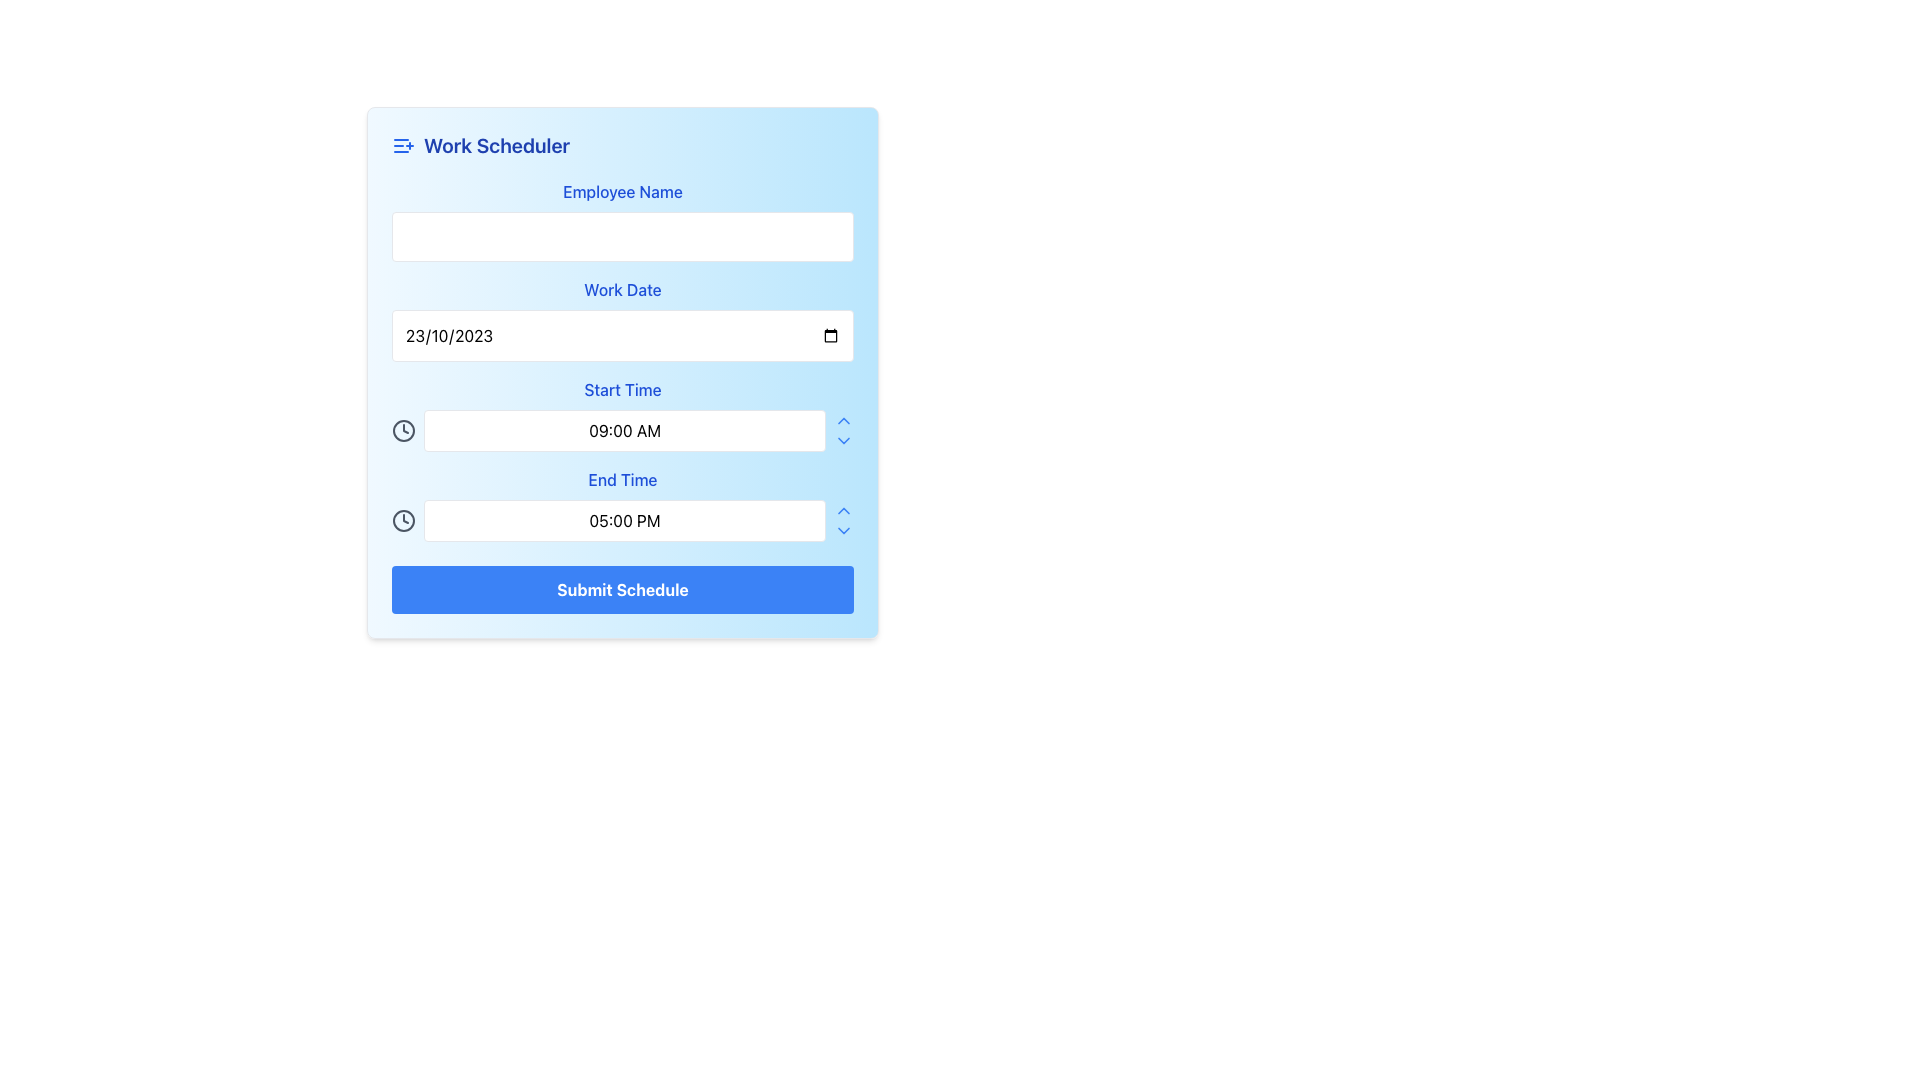 The height and width of the screenshot is (1080, 1920). Describe the element at coordinates (844, 419) in the screenshot. I see `the increment button located to the right of the 'Start Time' input box, which is the top blue chevron icon` at that location.